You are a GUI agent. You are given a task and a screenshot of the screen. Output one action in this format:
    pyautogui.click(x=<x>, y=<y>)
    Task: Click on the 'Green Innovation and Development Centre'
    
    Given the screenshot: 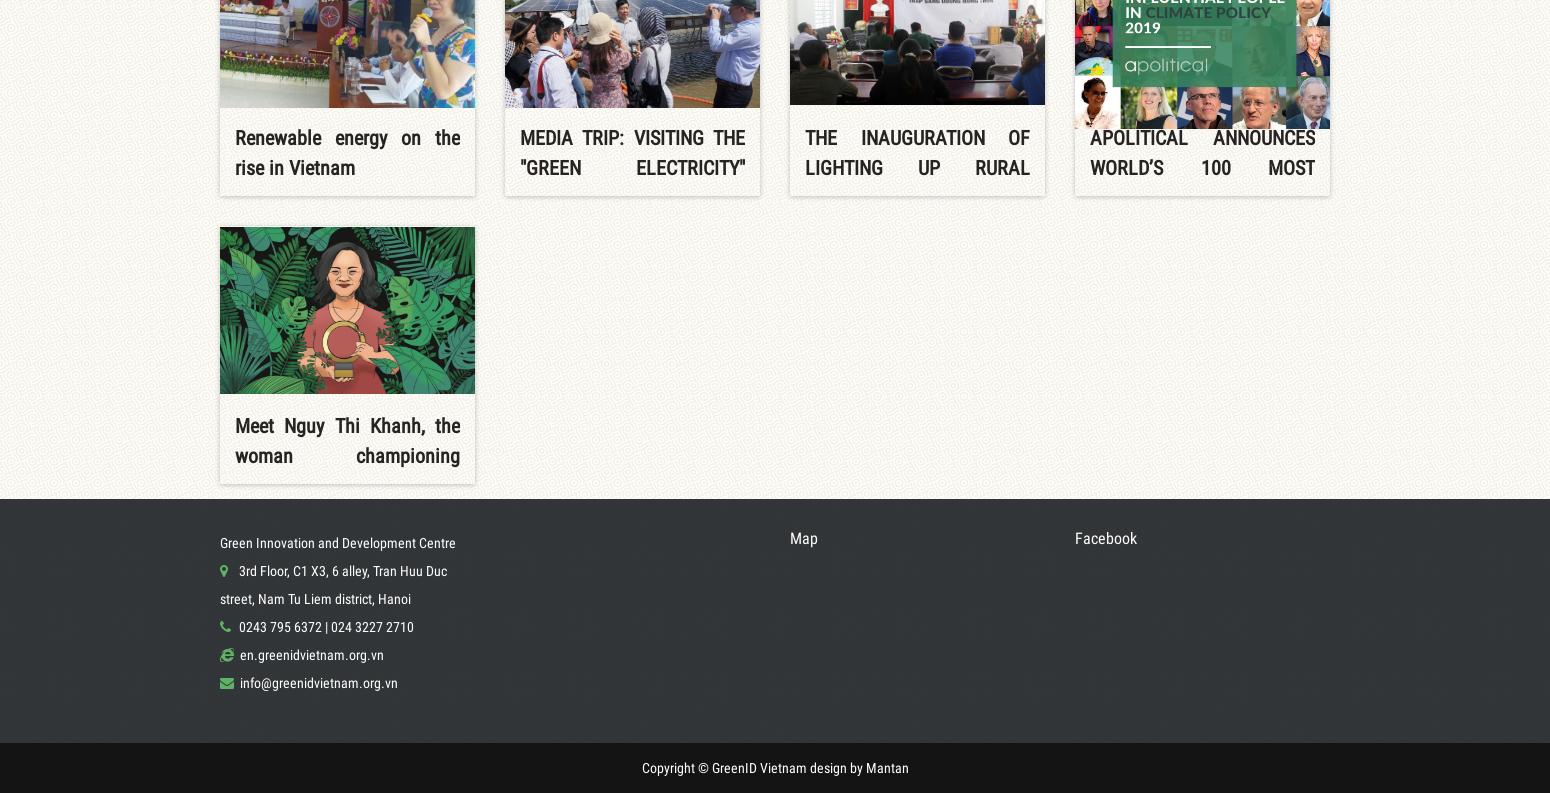 What is the action you would take?
    pyautogui.click(x=218, y=541)
    